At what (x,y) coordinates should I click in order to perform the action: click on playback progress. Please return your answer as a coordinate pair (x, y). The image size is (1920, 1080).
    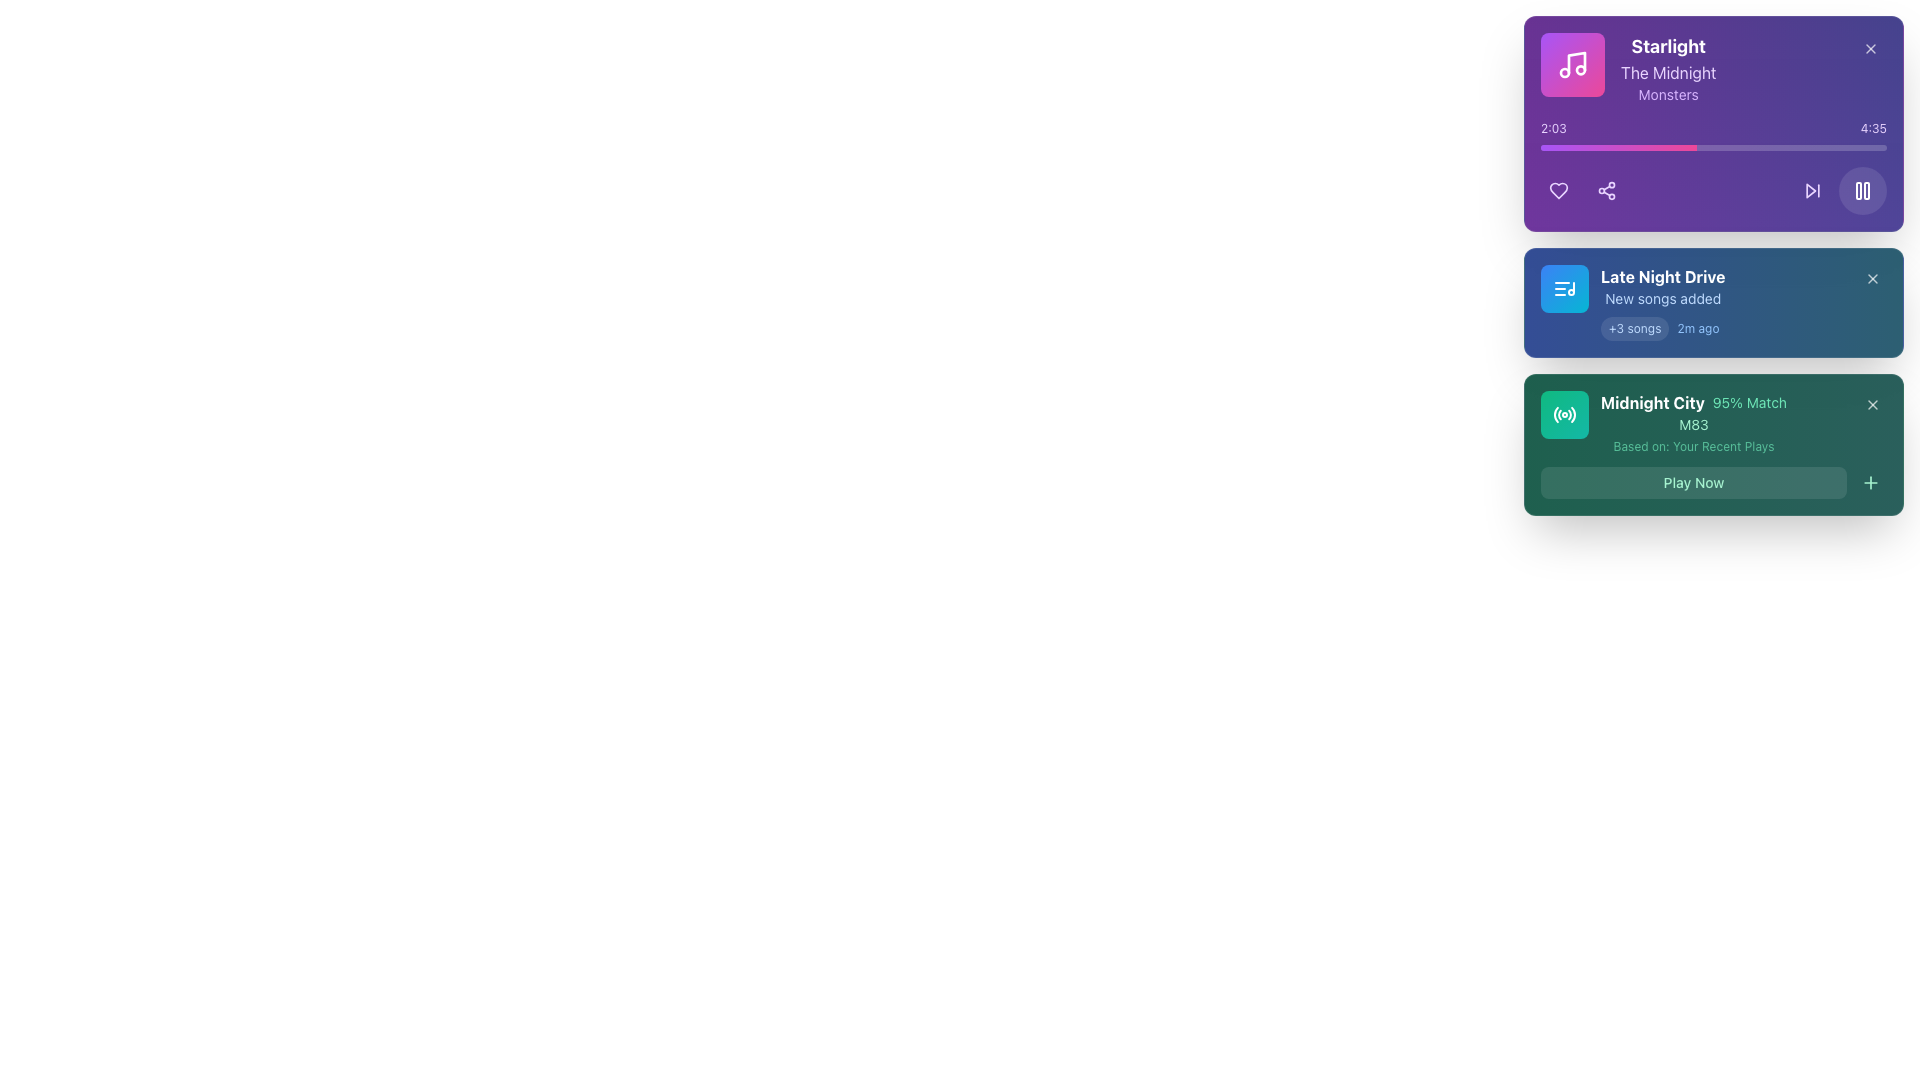
    Looking at the image, I should click on (1554, 146).